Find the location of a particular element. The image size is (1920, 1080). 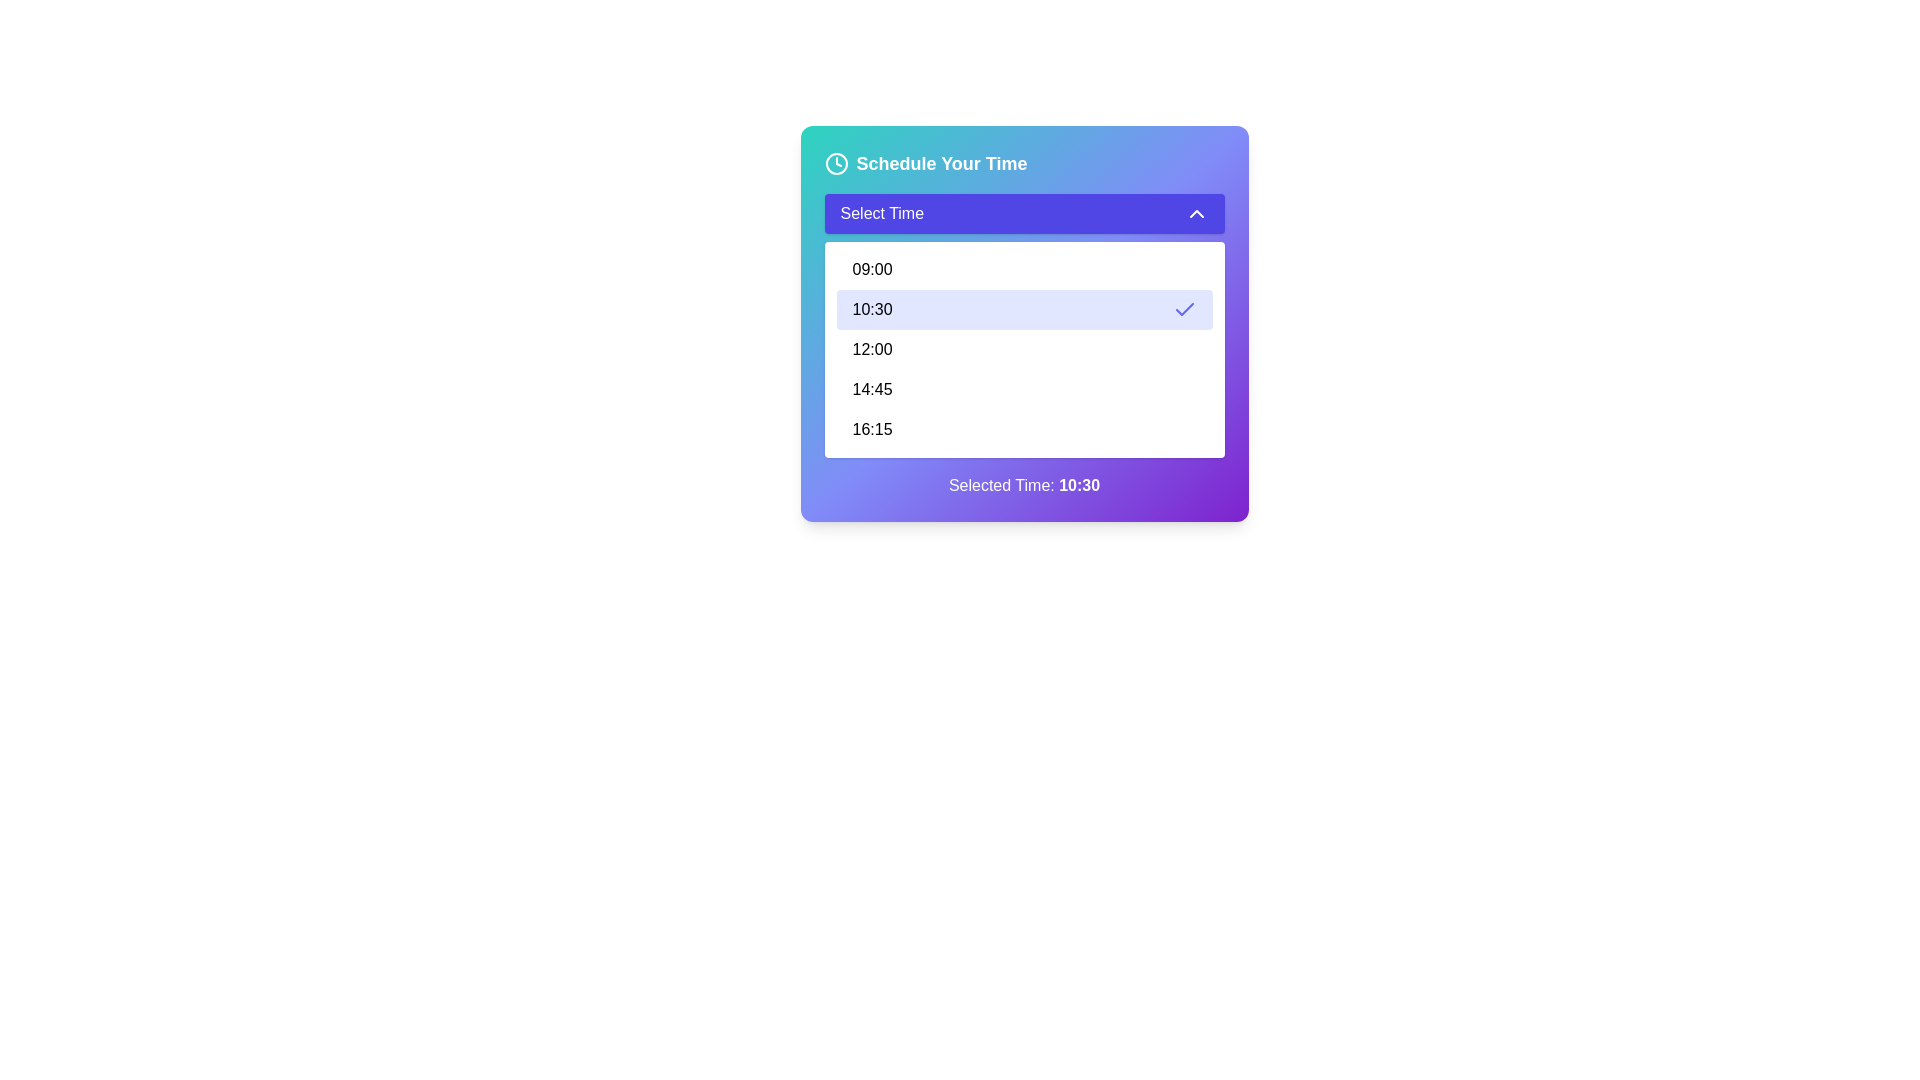

the text label displaying the time '09:00' is located at coordinates (872, 270).